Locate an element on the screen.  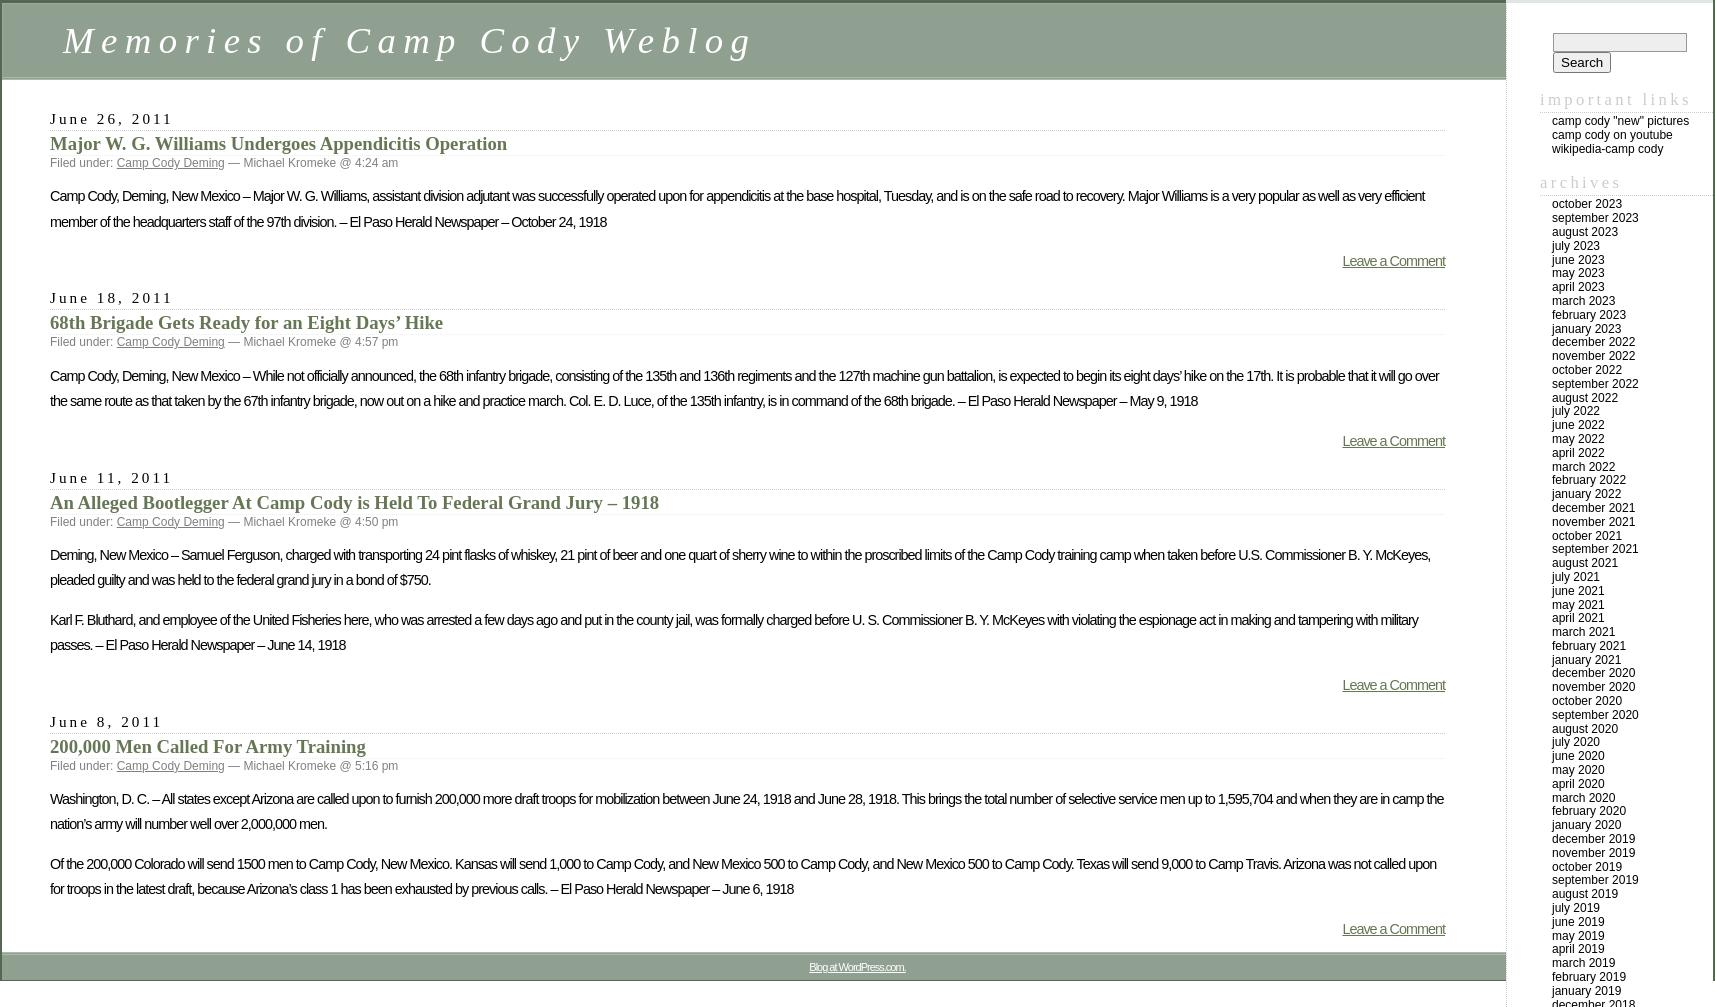
'Washington, D. C. – All states except Arizona are called upon to furnish 200,000 more draft troops for mobilization between June 24, 1918 and June 28, 1918. This brings the total number of selective service men up to 1,595,704 and when they are in camp the nation’s army will number well over 2,000,000 men.' is located at coordinates (49, 810).